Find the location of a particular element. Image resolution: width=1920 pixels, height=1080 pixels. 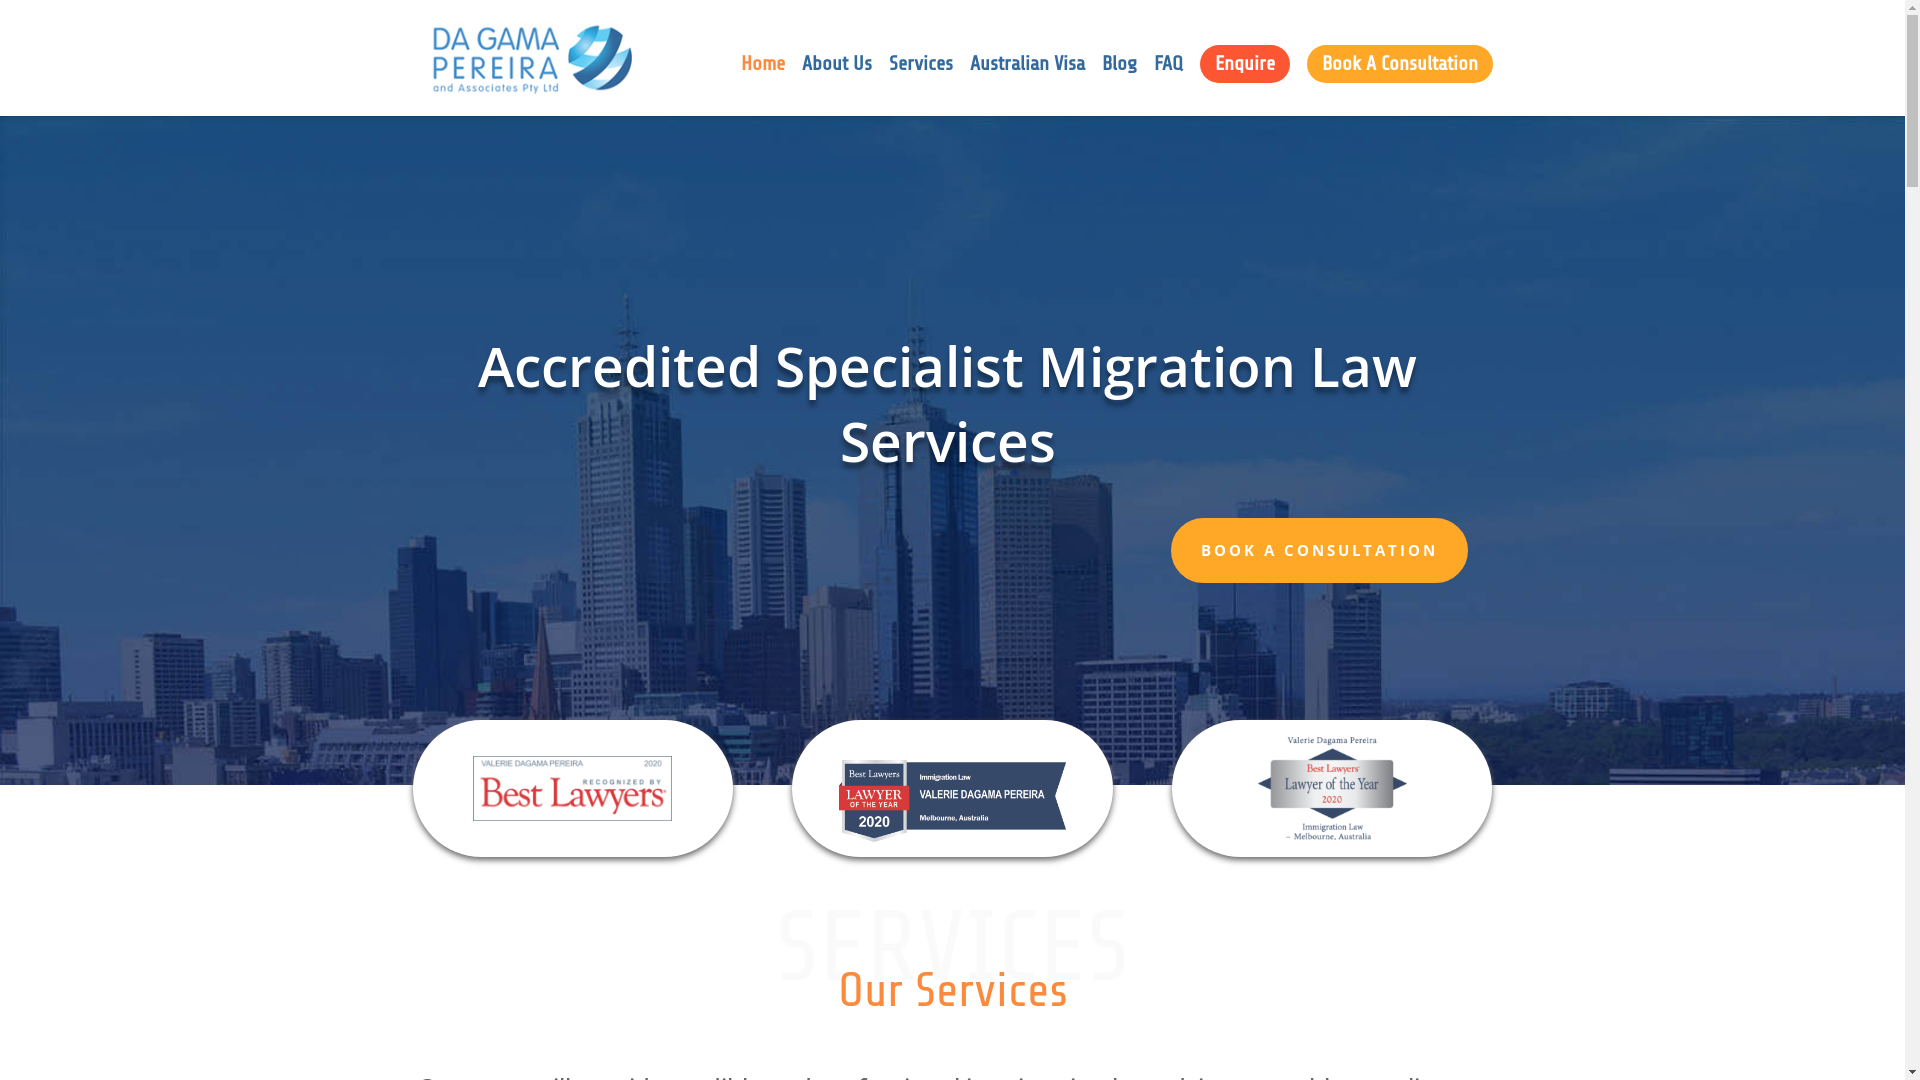

'Home' is located at coordinates (738, 85).